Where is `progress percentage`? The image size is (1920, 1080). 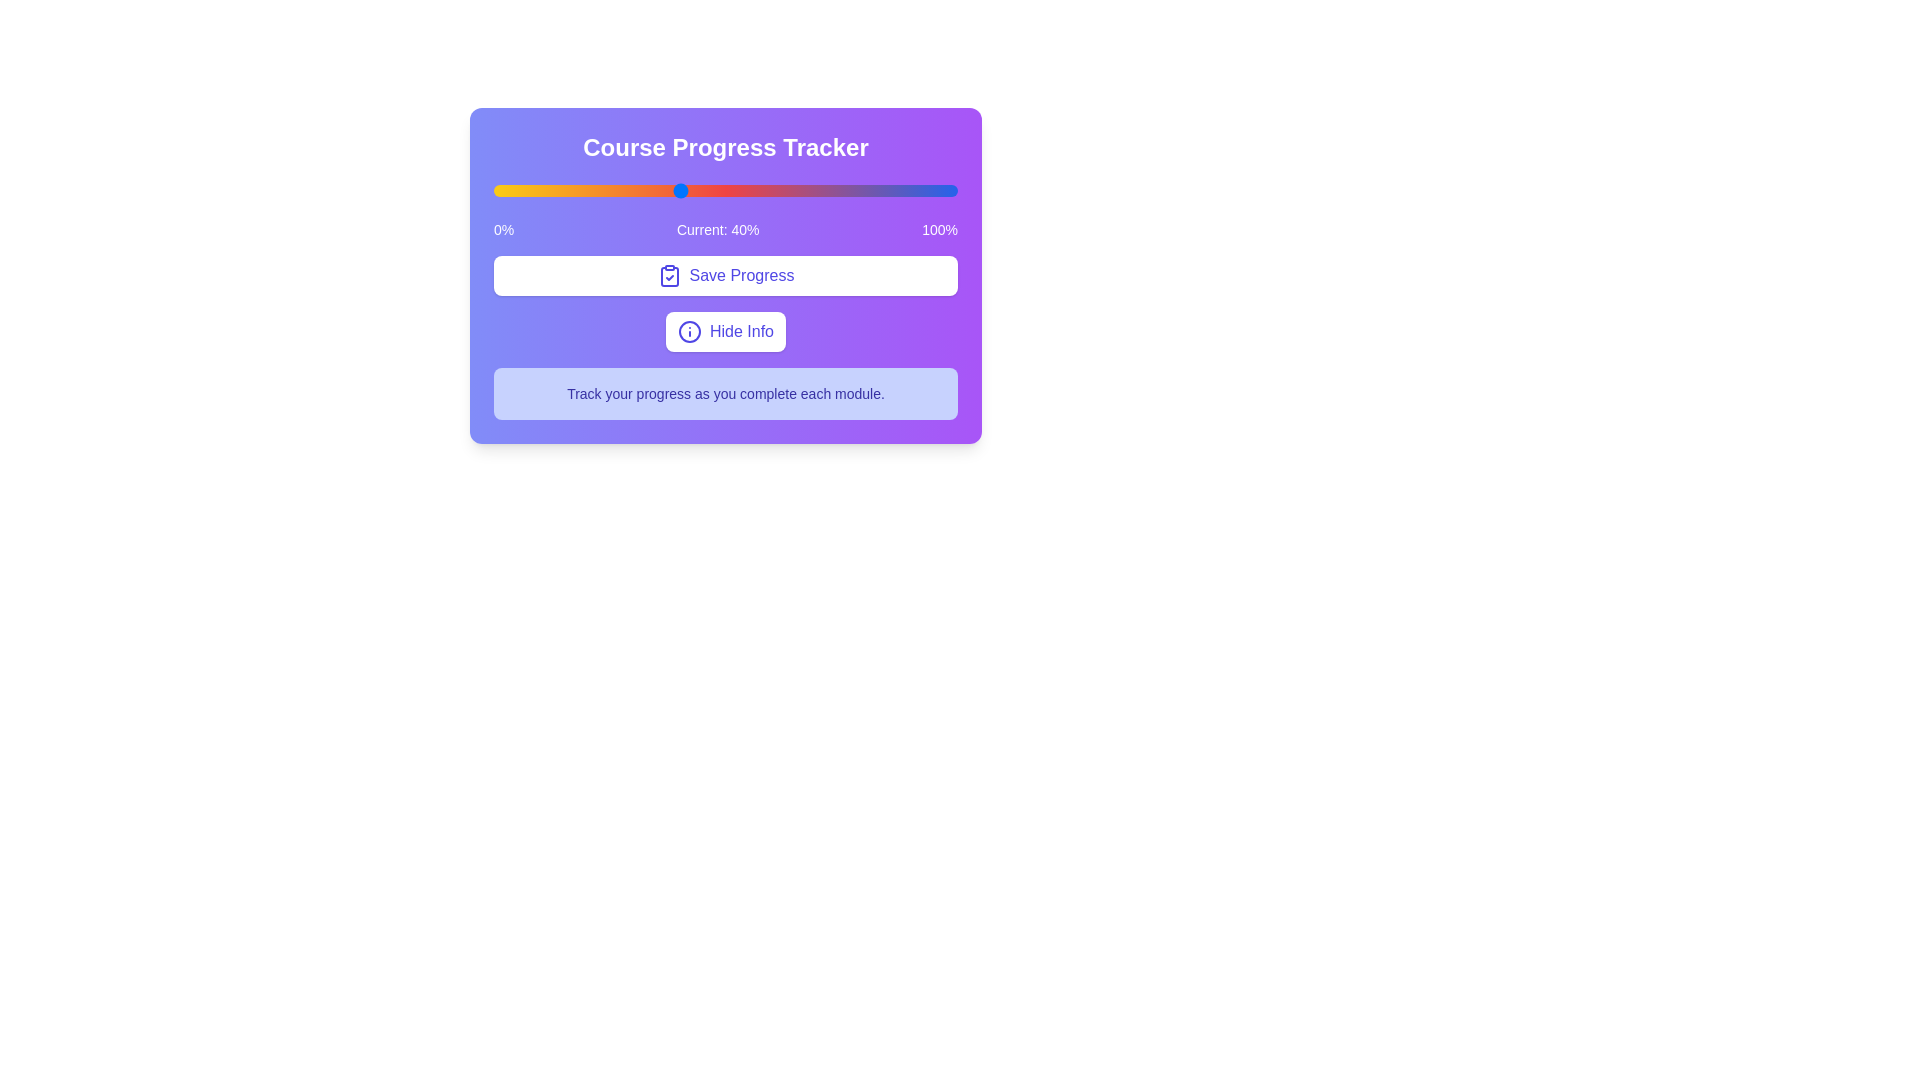 progress percentage is located at coordinates (535, 191).